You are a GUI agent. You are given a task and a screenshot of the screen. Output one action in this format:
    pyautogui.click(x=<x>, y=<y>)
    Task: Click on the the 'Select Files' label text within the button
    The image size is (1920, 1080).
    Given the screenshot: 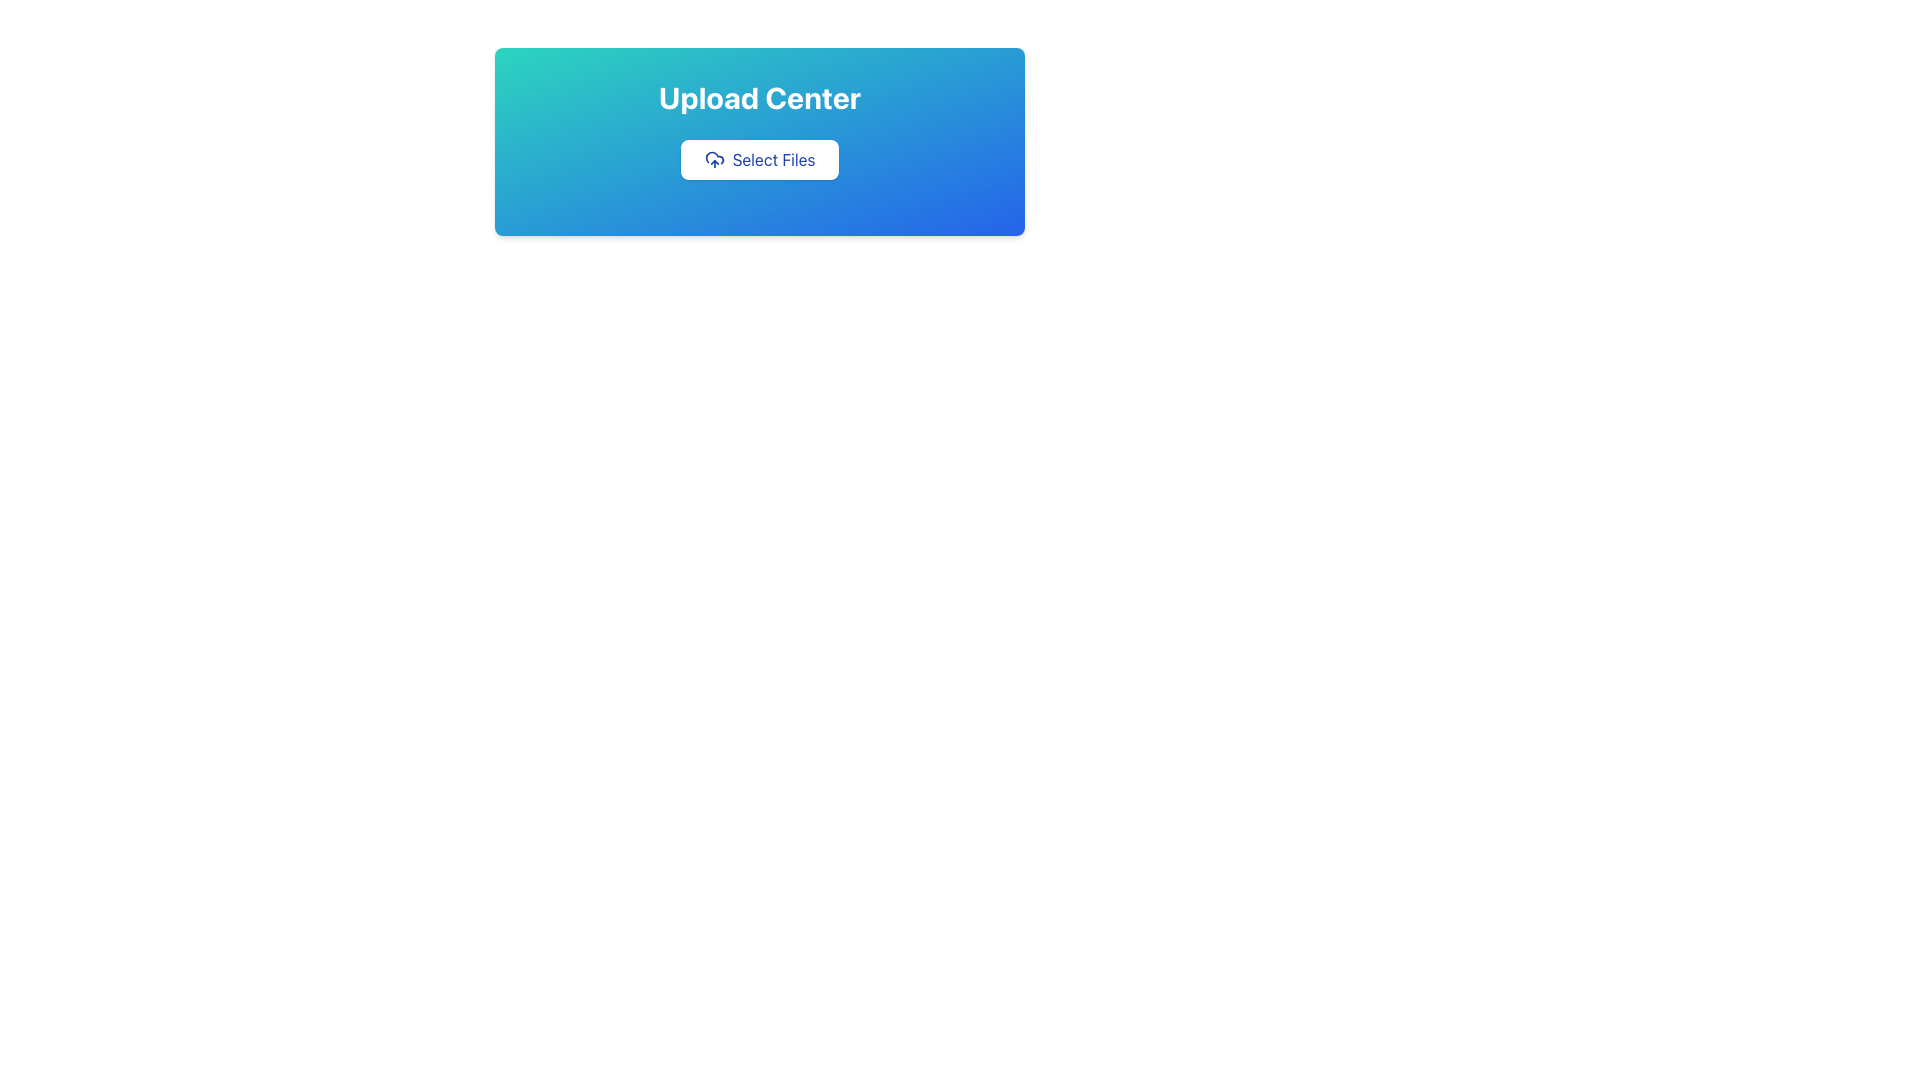 What is the action you would take?
    pyautogui.click(x=772, y=158)
    